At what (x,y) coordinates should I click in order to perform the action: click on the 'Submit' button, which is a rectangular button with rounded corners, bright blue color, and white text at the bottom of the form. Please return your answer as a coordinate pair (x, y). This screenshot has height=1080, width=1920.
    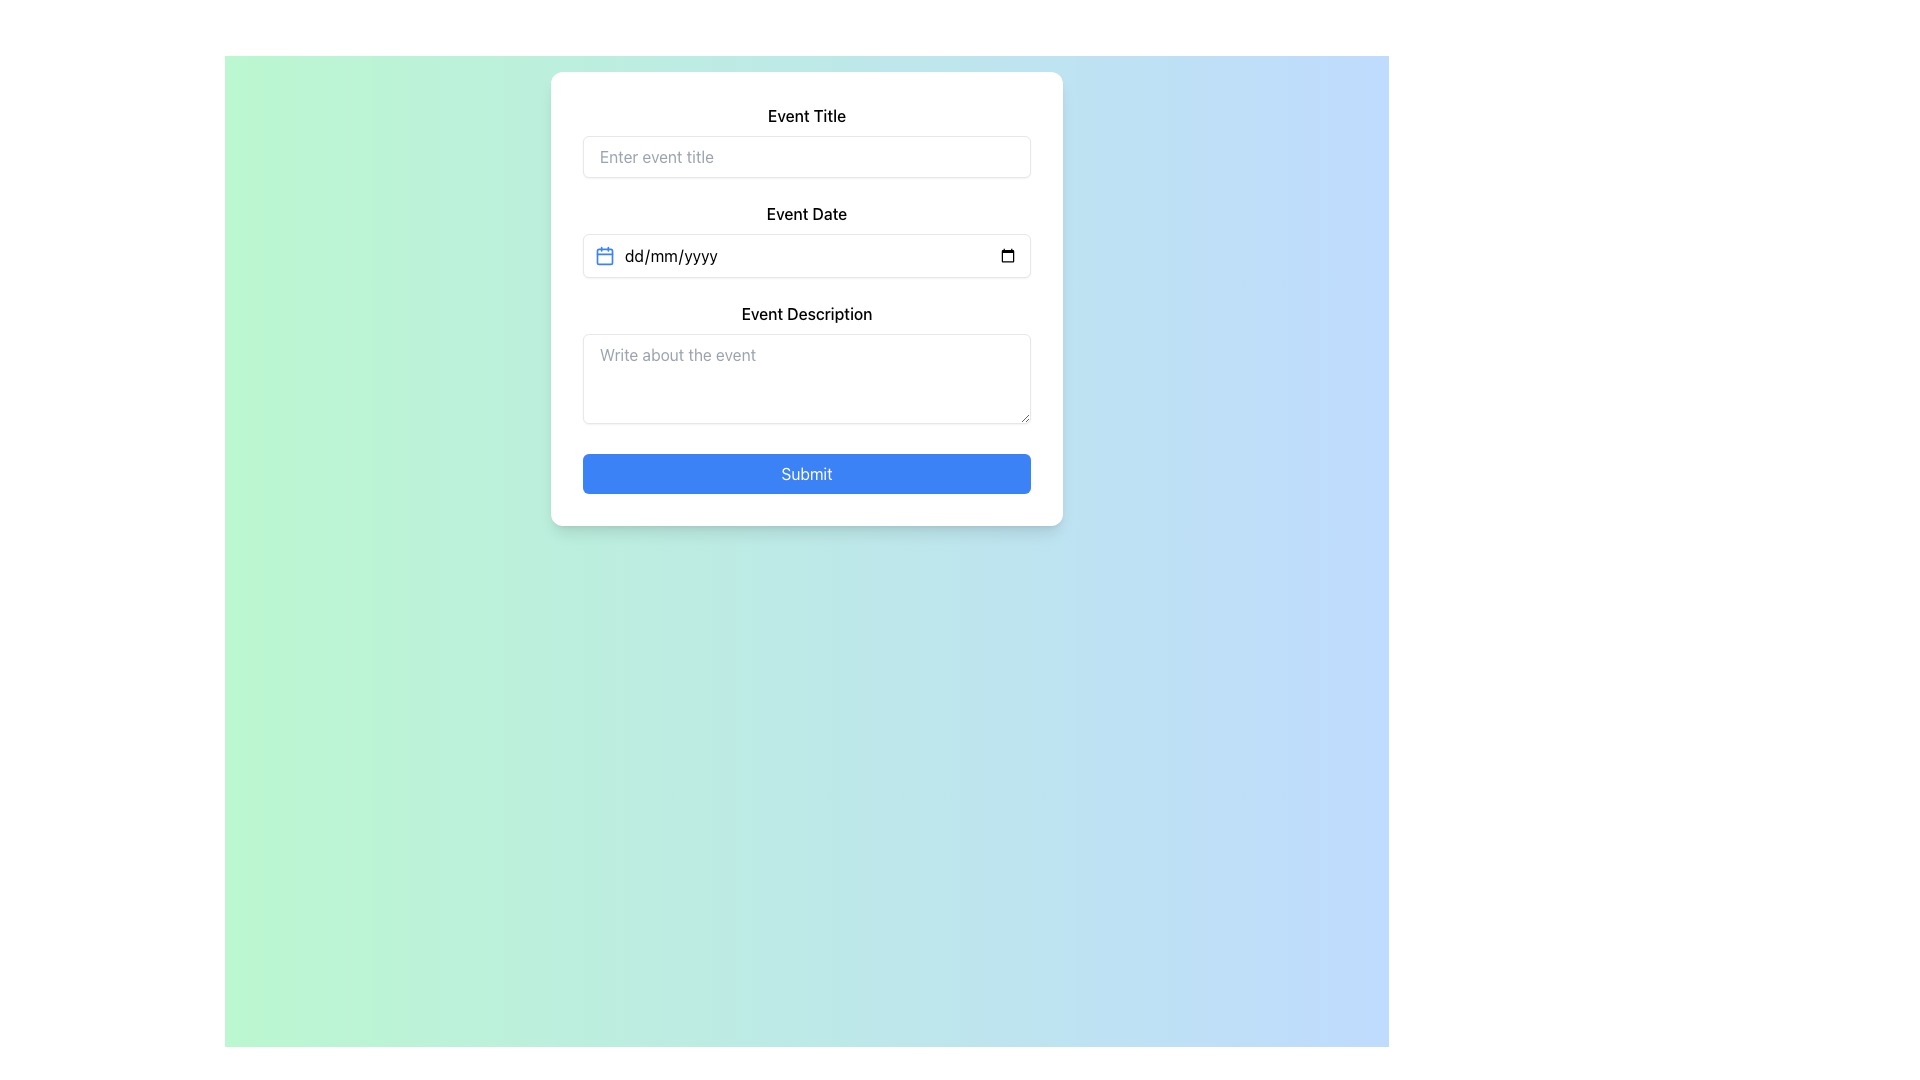
    Looking at the image, I should click on (806, 474).